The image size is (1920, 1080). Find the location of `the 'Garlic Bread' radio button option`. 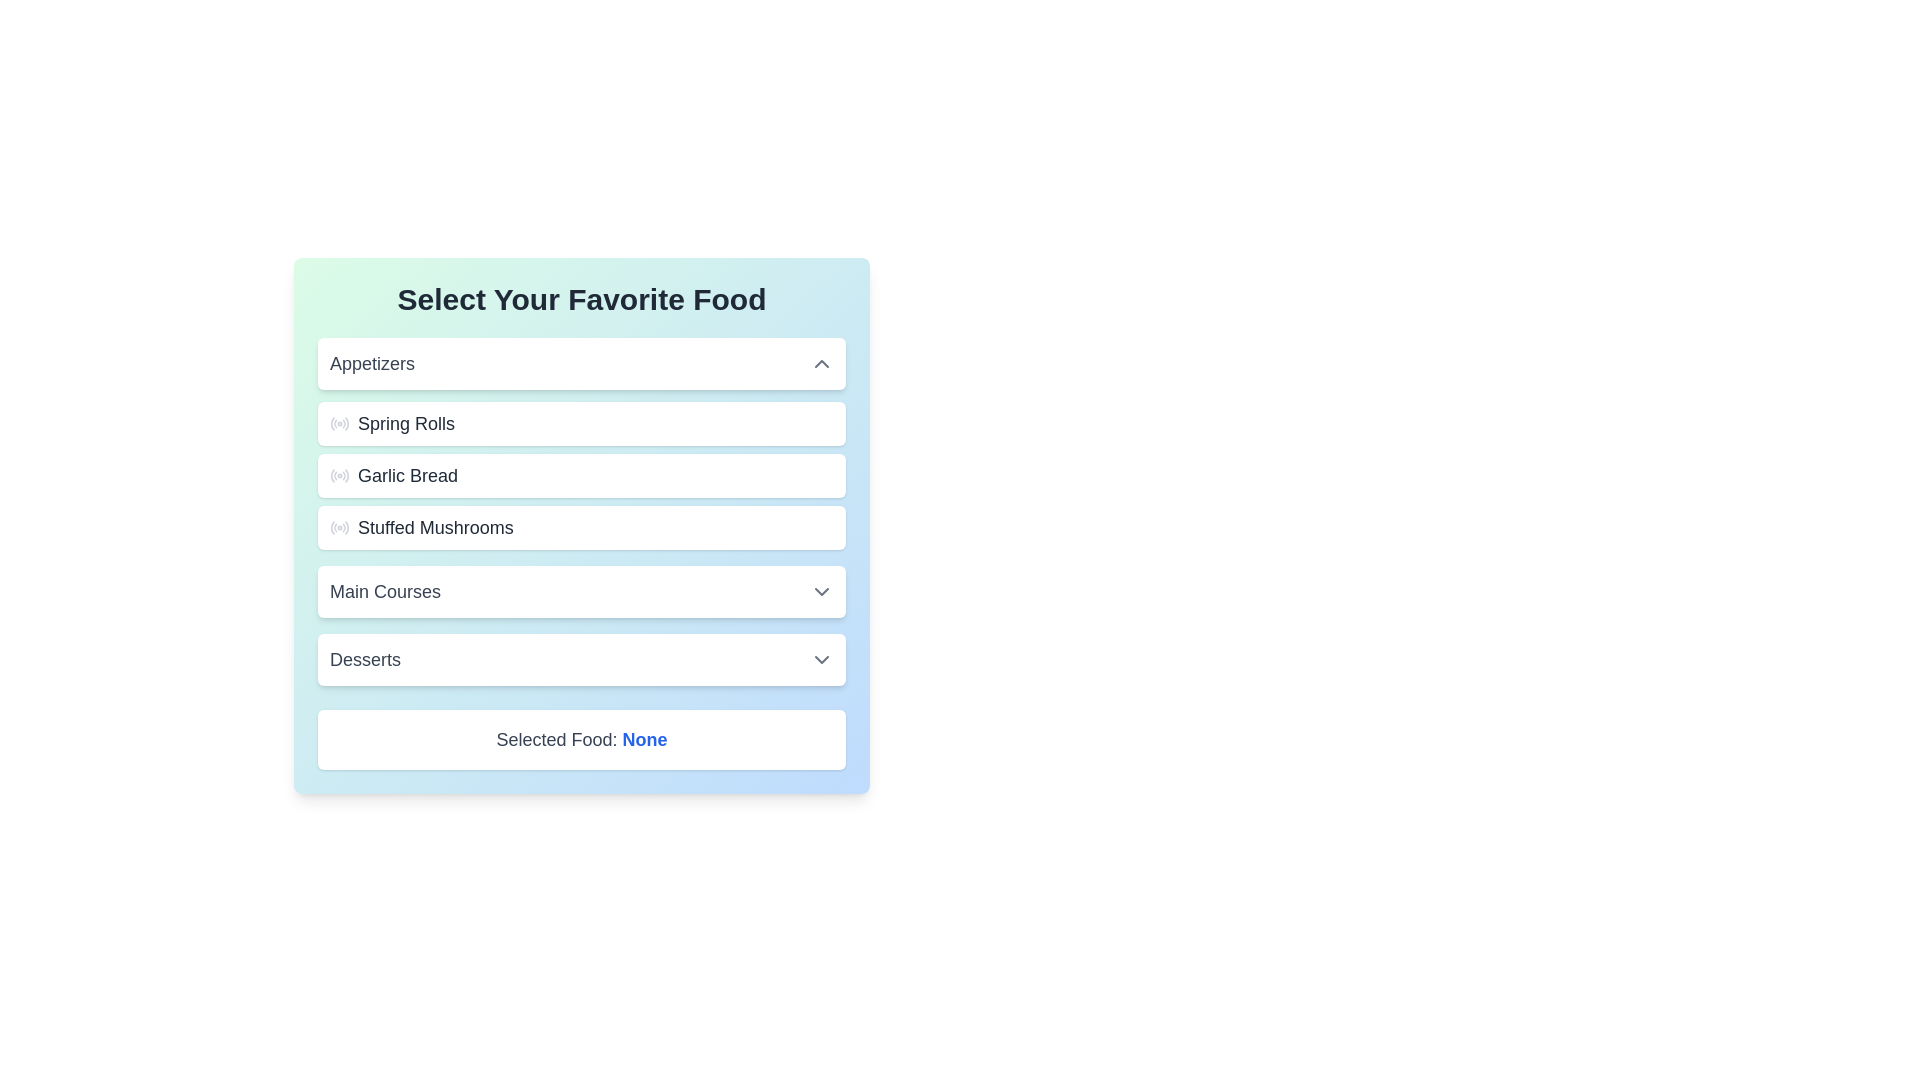

the 'Garlic Bread' radio button option is located at coordinates (580, 475).